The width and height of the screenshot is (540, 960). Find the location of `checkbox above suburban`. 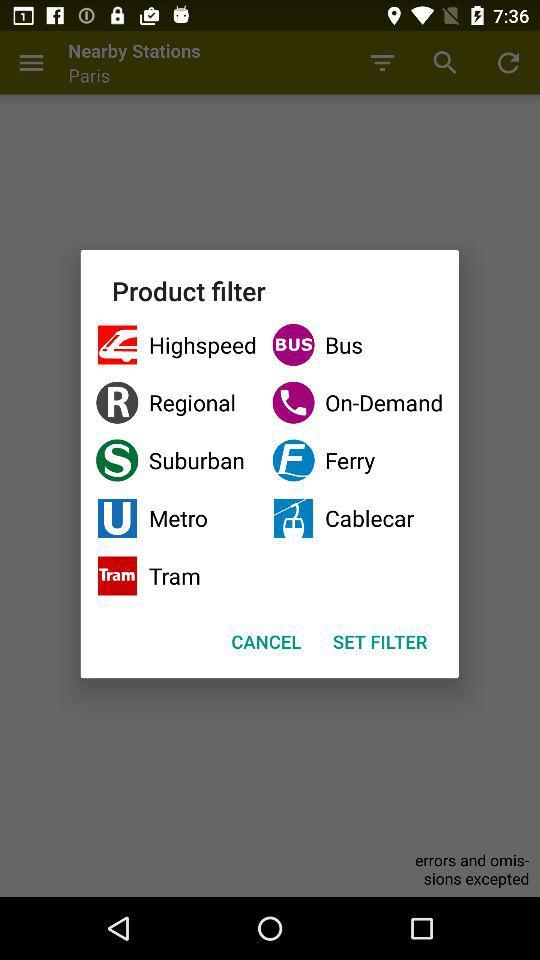

checkbox above suburban is located at coordinates (356, 401).